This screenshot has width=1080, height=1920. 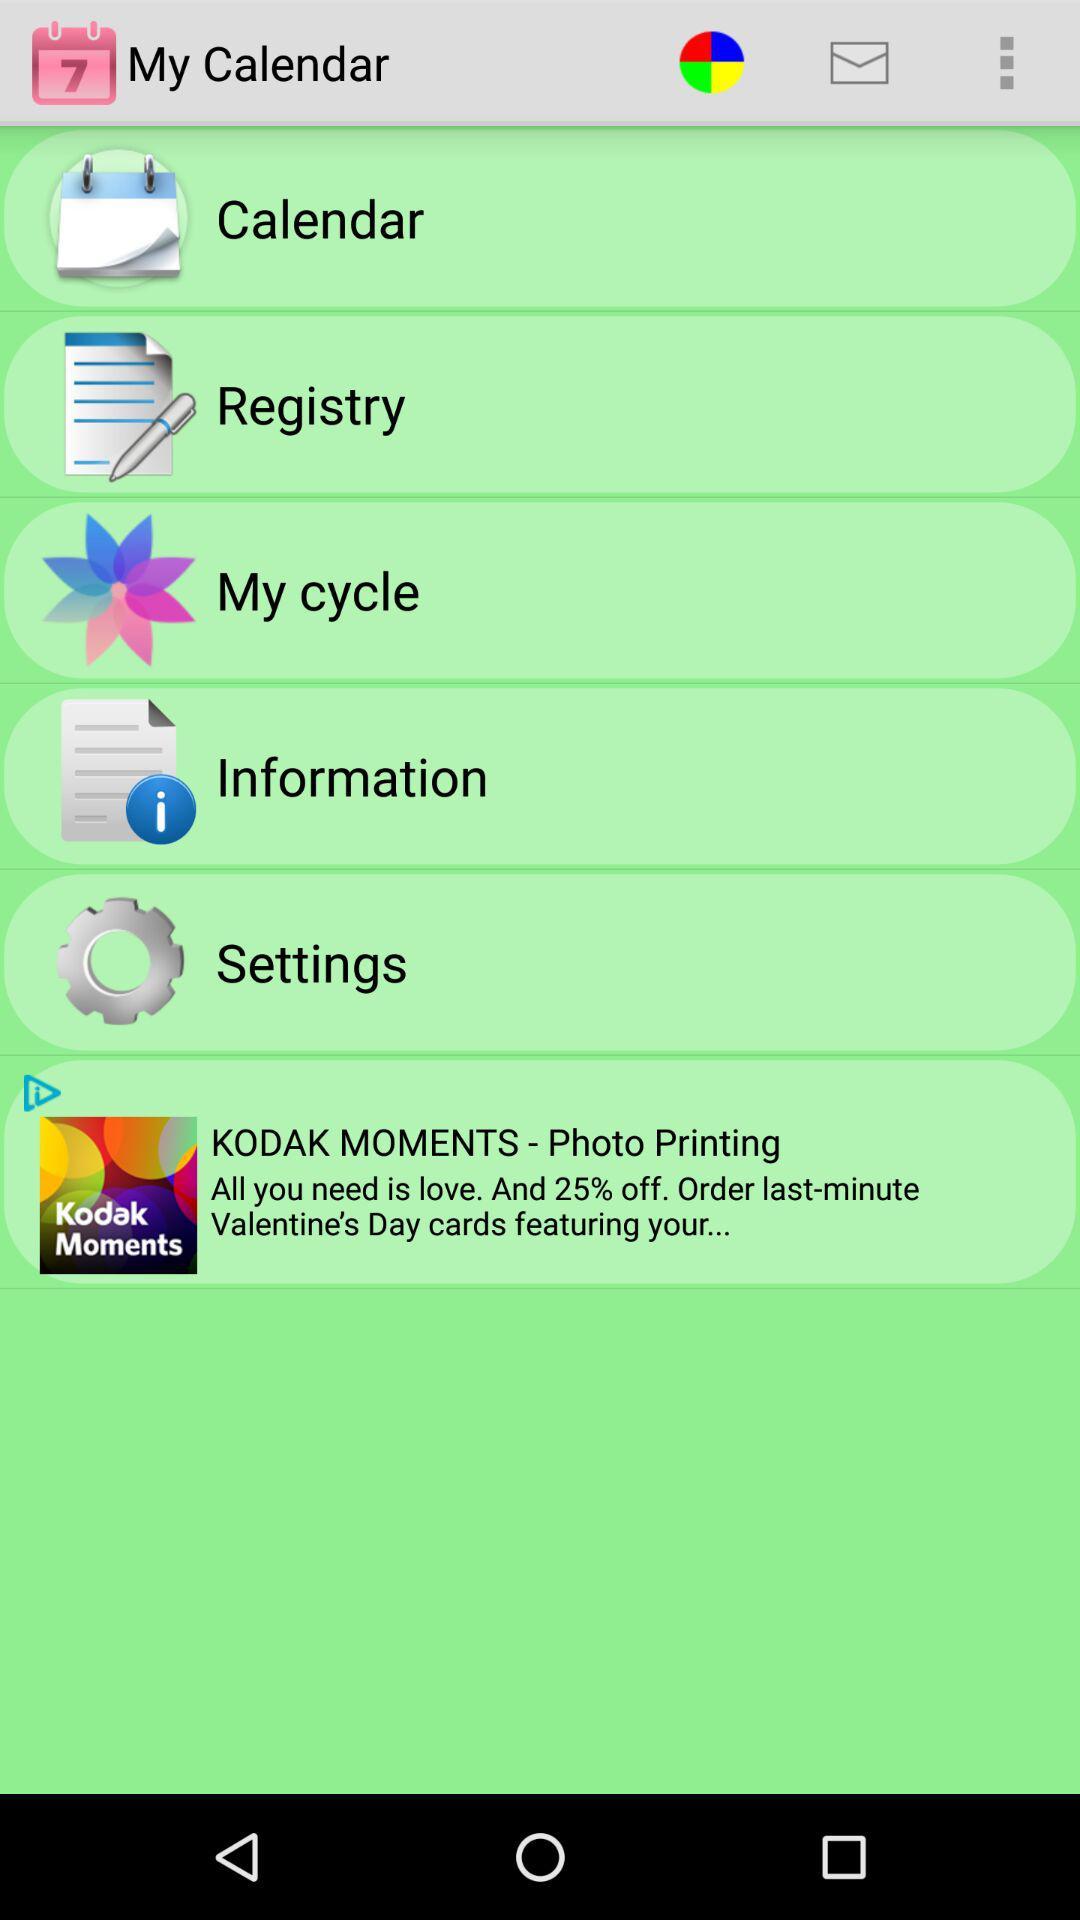 I want to click on app above the kodak moments photo app, so click(x=858, y=62).